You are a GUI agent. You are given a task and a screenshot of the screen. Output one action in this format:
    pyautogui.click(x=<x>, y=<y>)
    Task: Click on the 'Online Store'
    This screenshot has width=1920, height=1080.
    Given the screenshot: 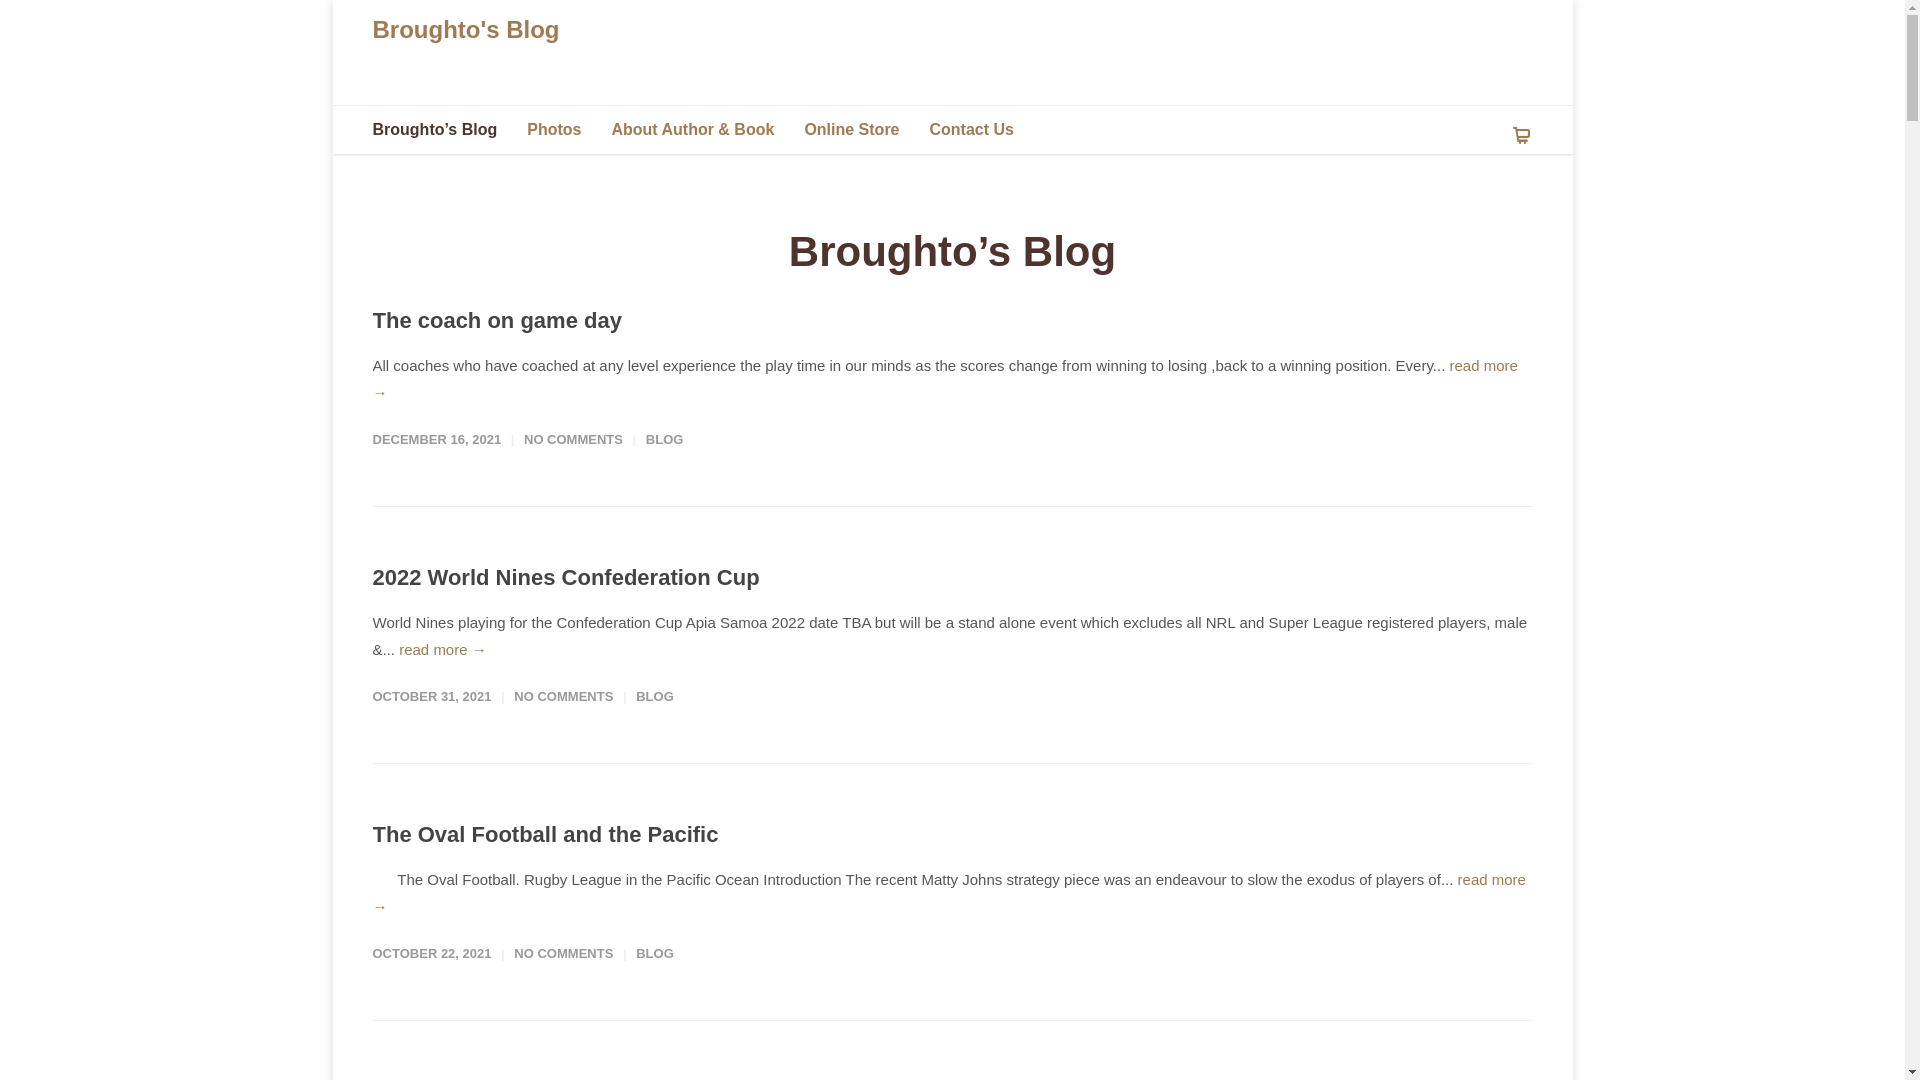 What is the action you would take?
    pyautogui.click(x=866, y=130)
    